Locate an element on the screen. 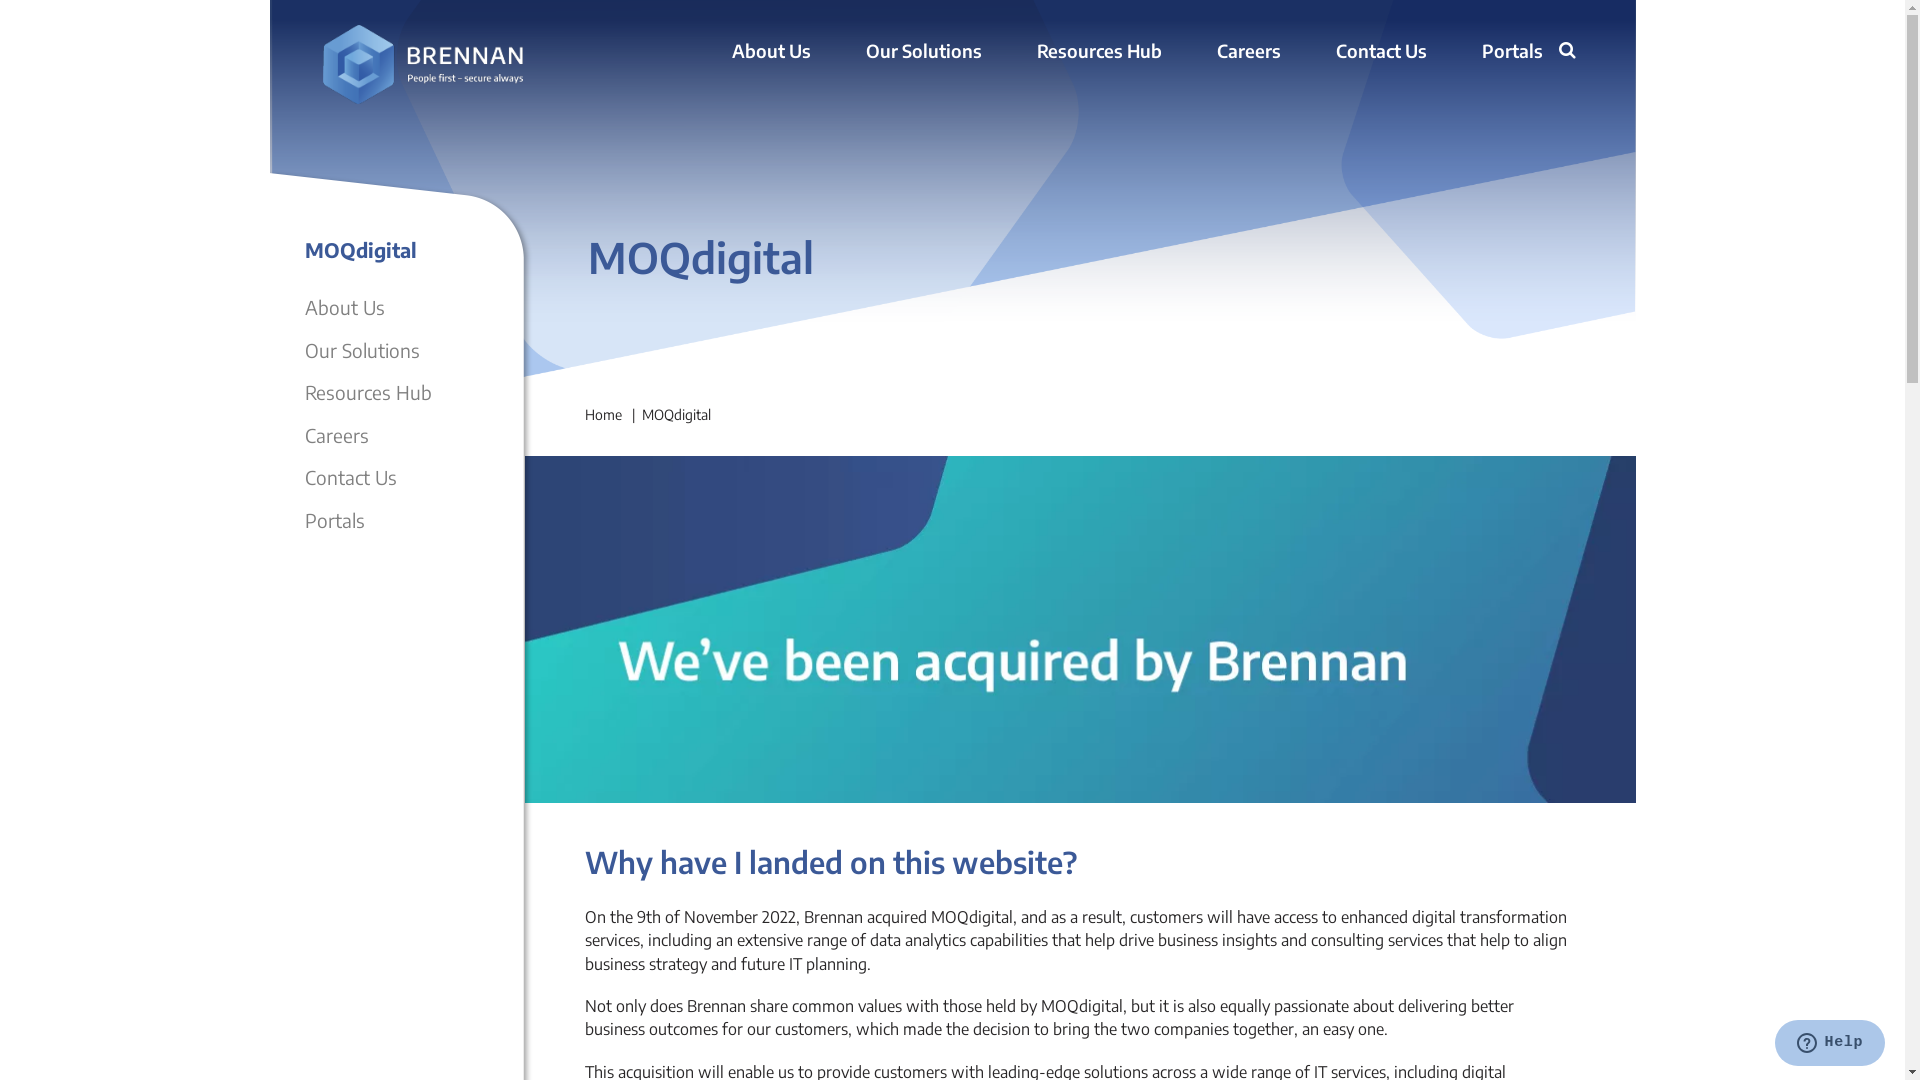  'Our Solutions' is located at coordinates (865, 51).